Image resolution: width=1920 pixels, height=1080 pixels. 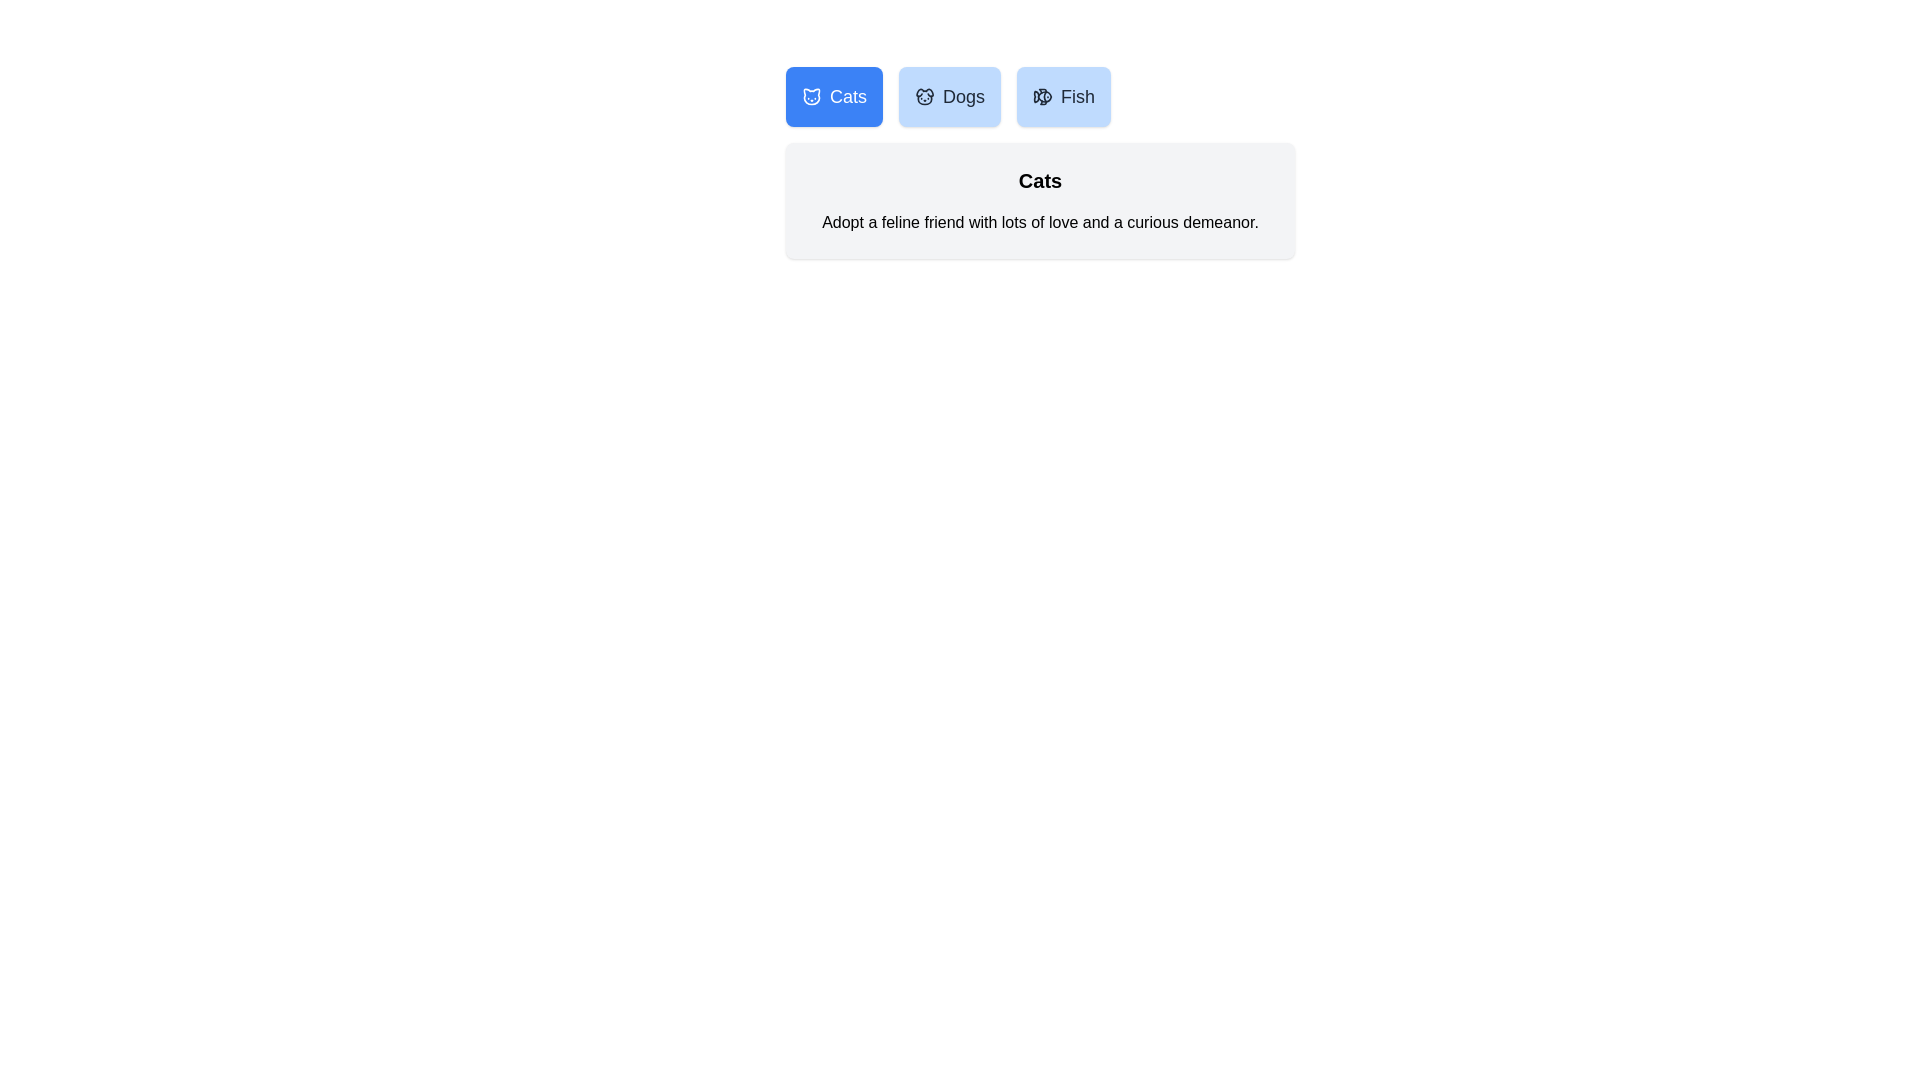 What do you see at coordinates (949, 96) in the screenshot?
I see `the Dogs tab by clicking on it` at bounding box center [949, 96].